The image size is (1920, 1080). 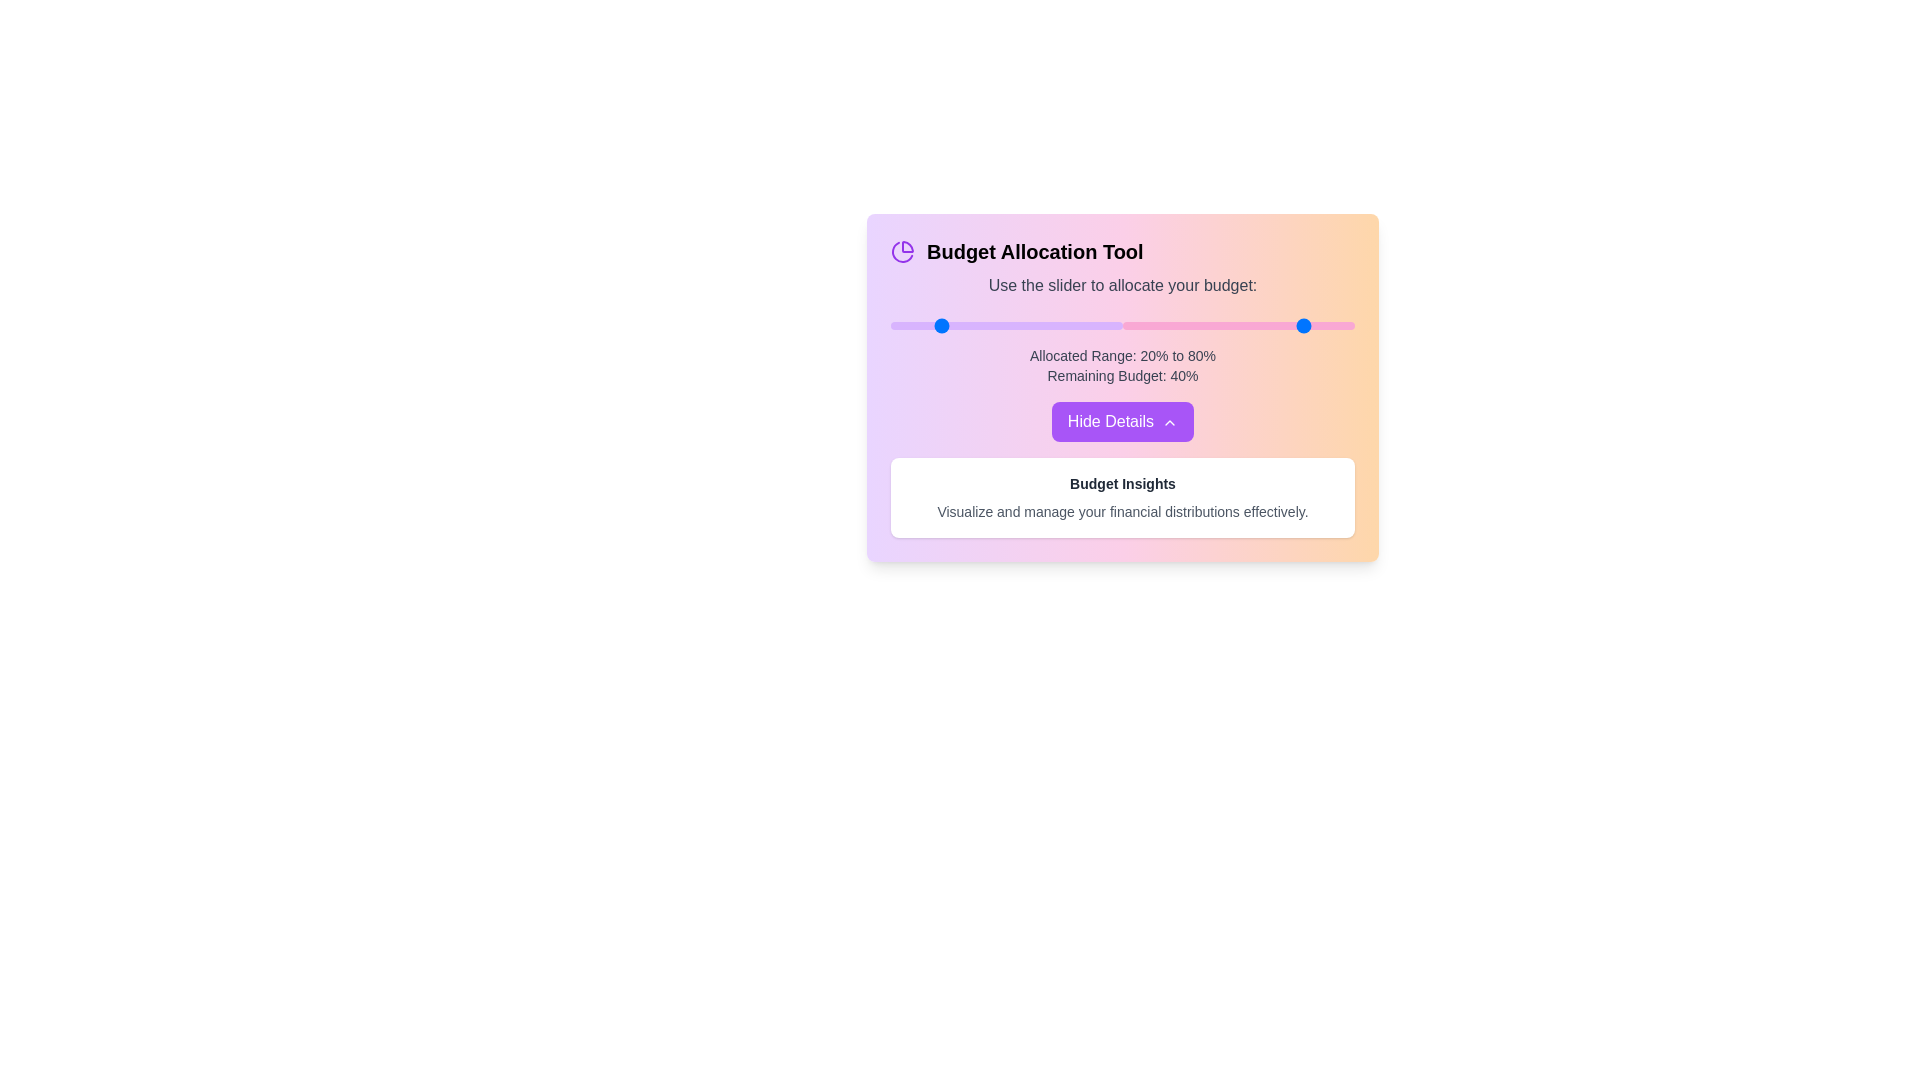 What do you see at coordinates (952, 325) in the screenshot?
I see `the first slider to set the starting percentage to 27` at bounding box center [952, 325].